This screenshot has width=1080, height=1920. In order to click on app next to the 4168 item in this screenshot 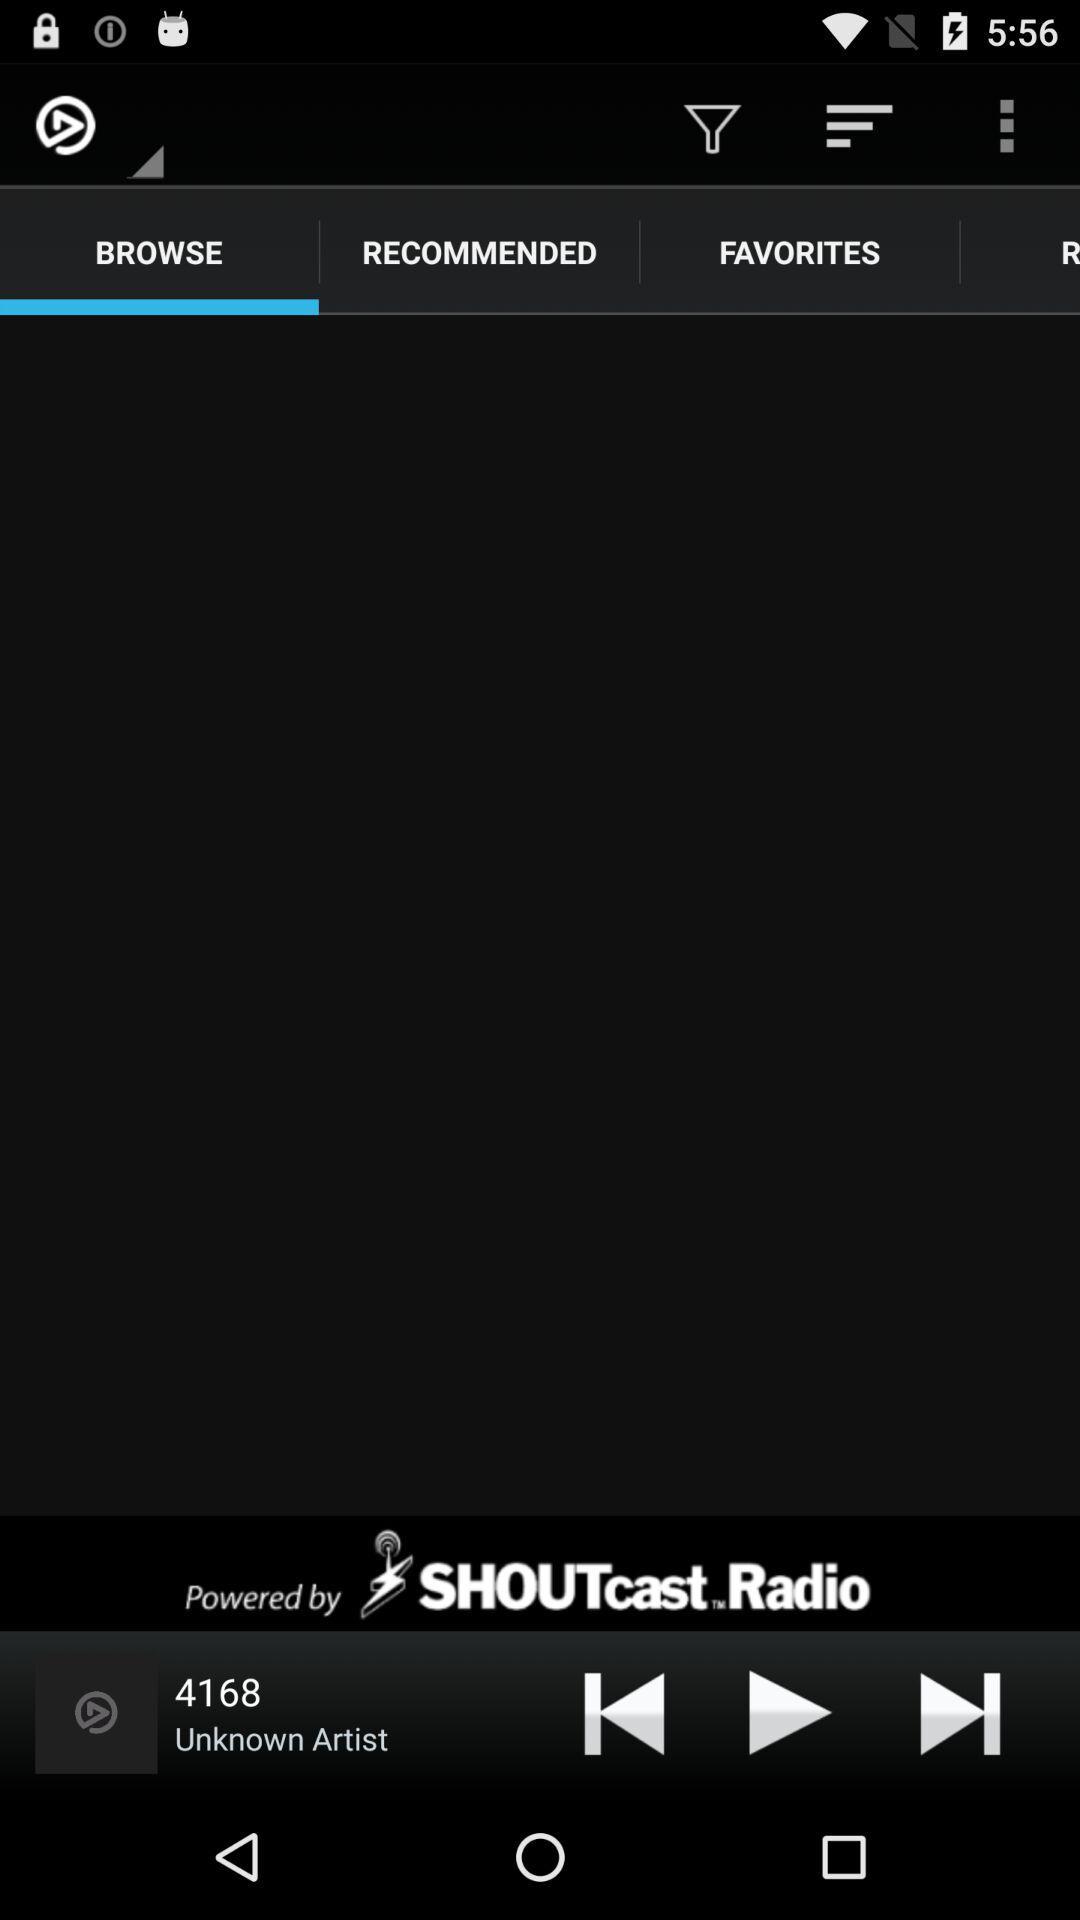, I will do `click(96, 1711)`.